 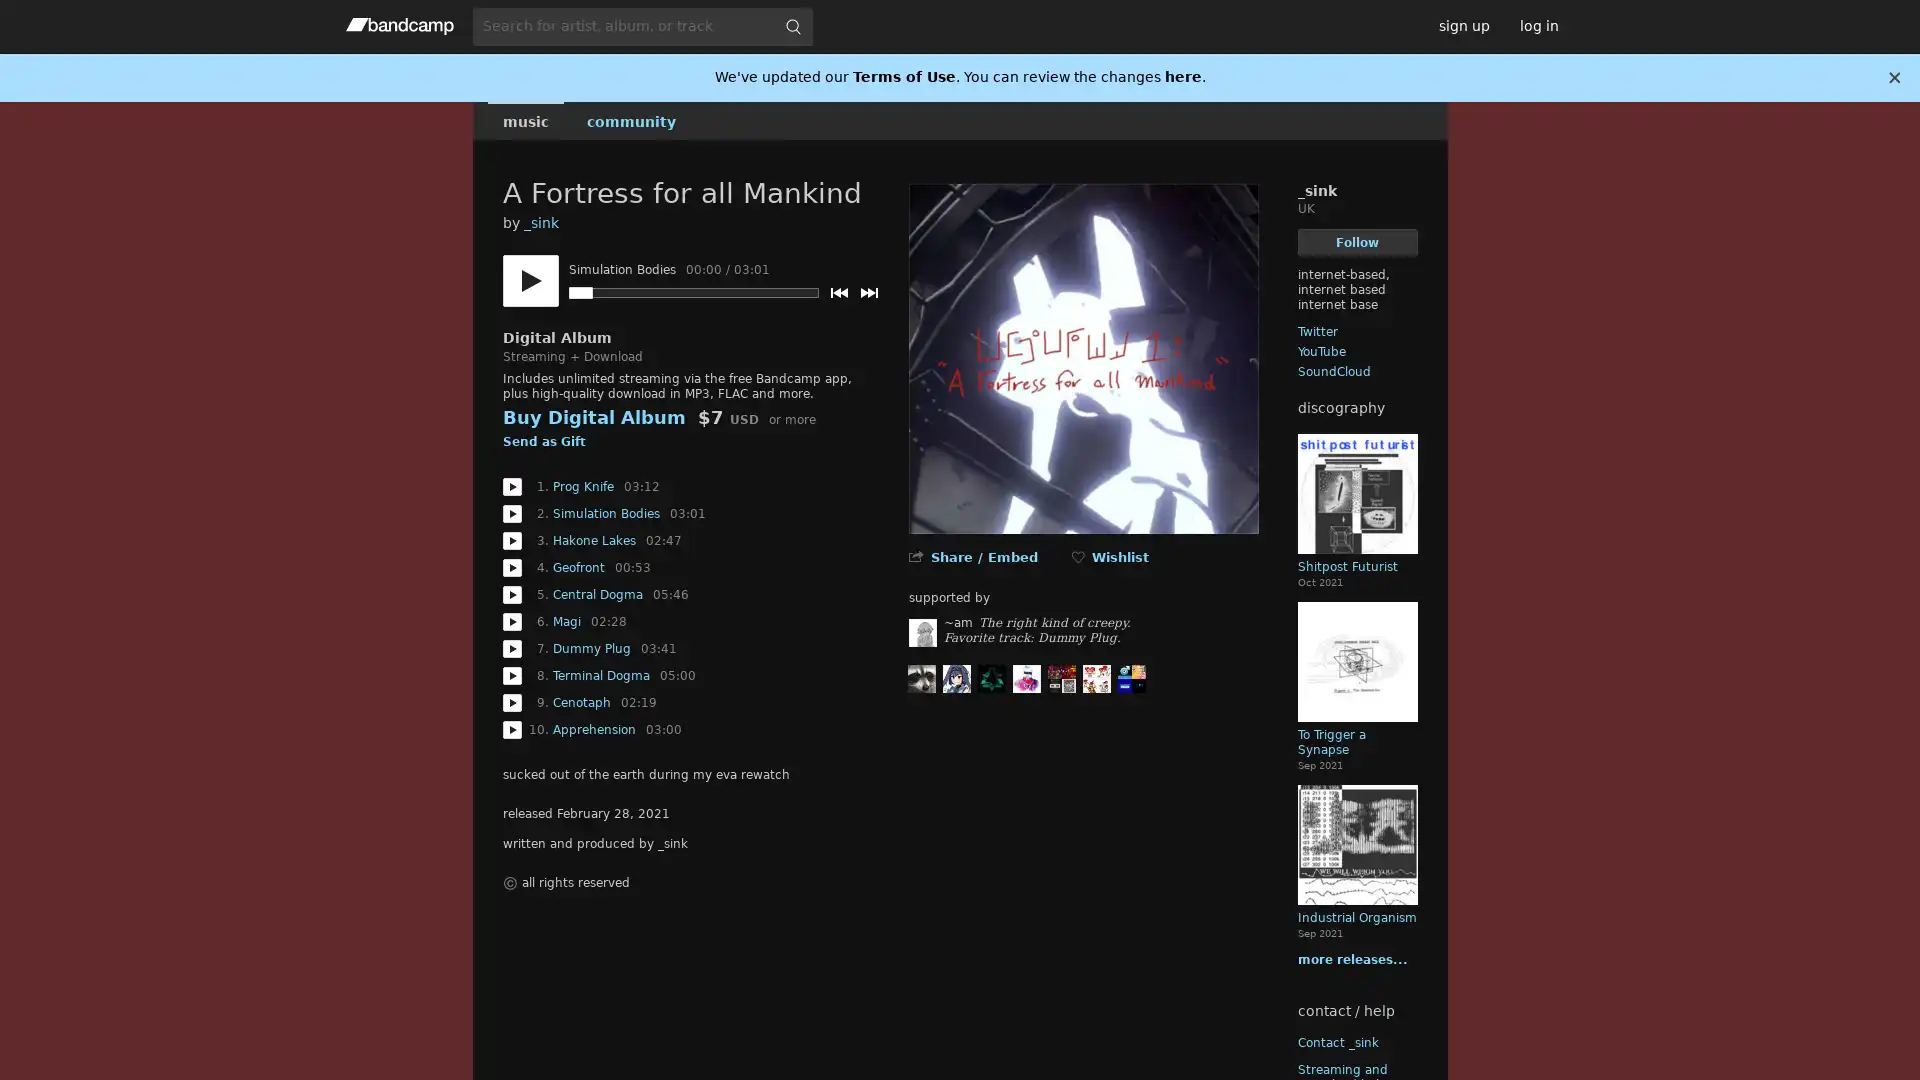 What do you see at coordinates (511, 567) in the screenshot?
I see `Play Geofront` at bounding box center [511, 567].